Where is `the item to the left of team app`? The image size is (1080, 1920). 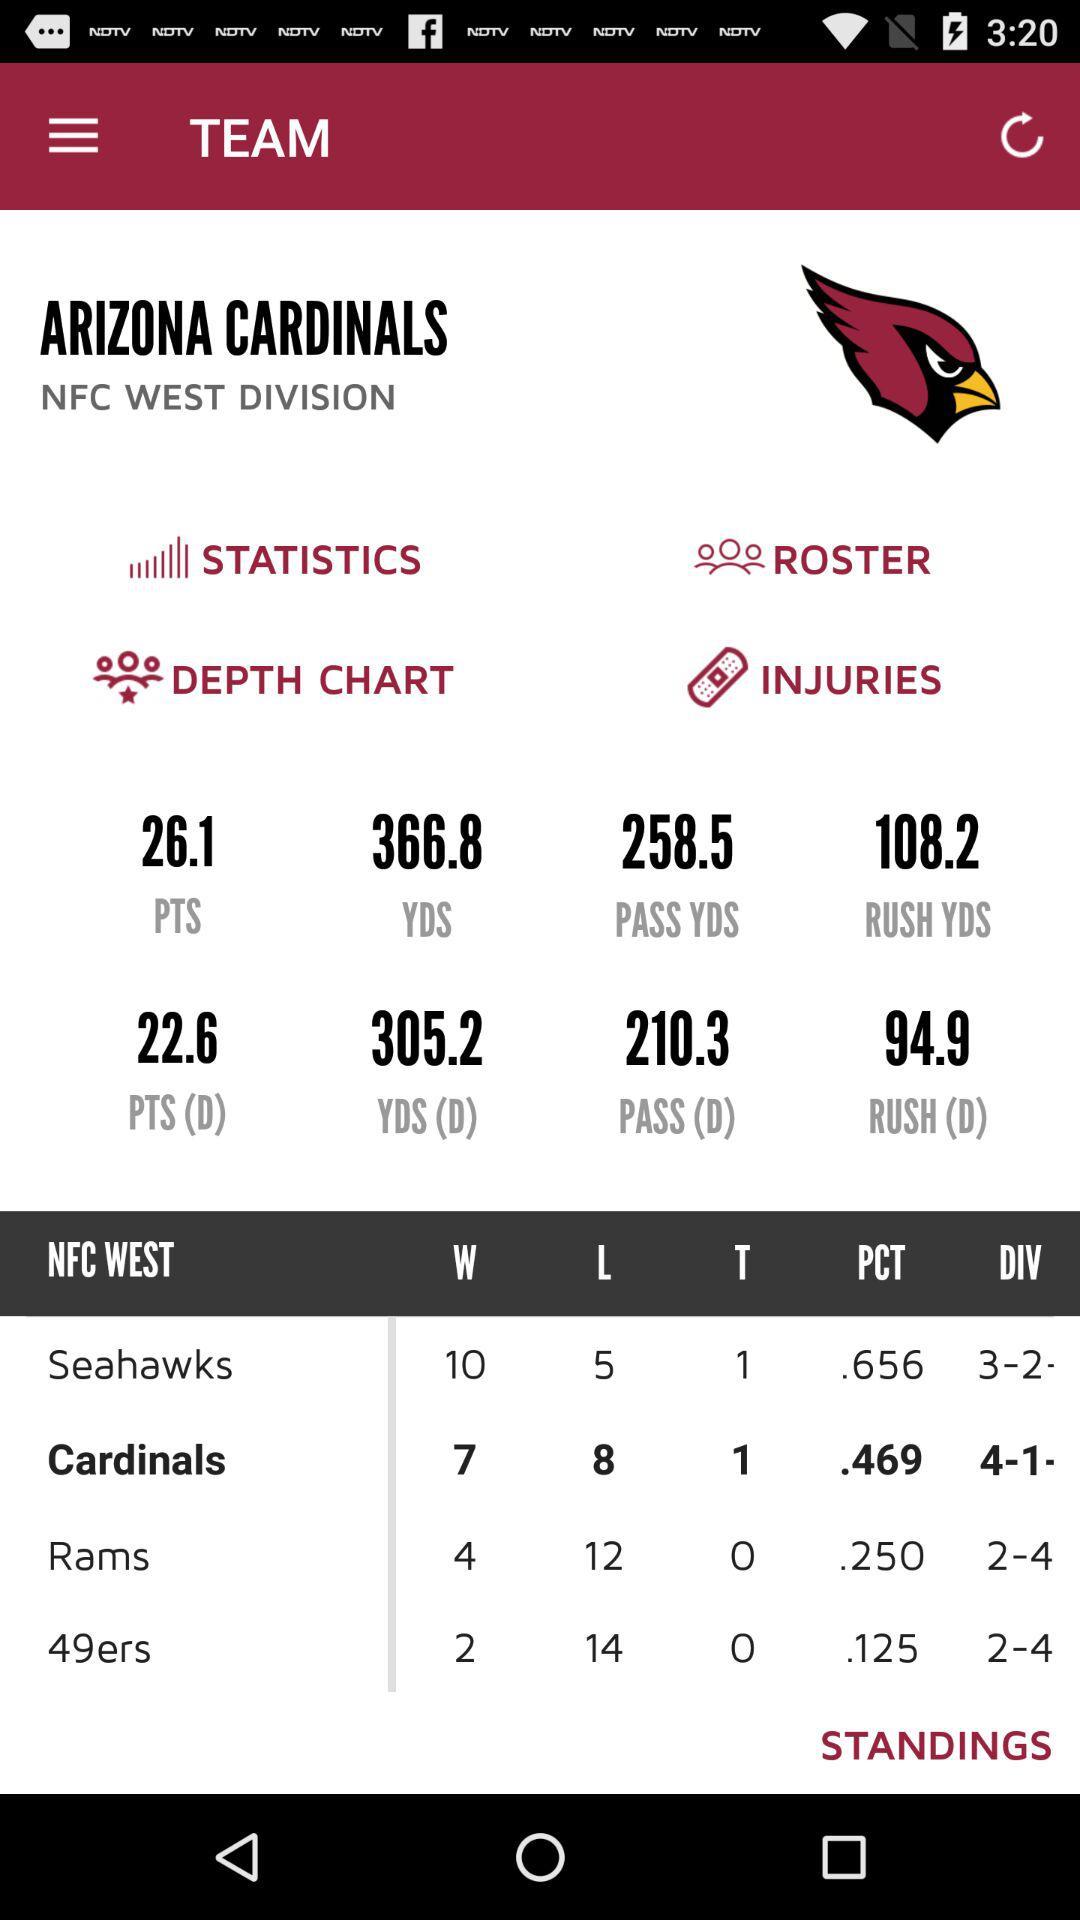 the item to the left of team app is located at coordinates (72, 135).